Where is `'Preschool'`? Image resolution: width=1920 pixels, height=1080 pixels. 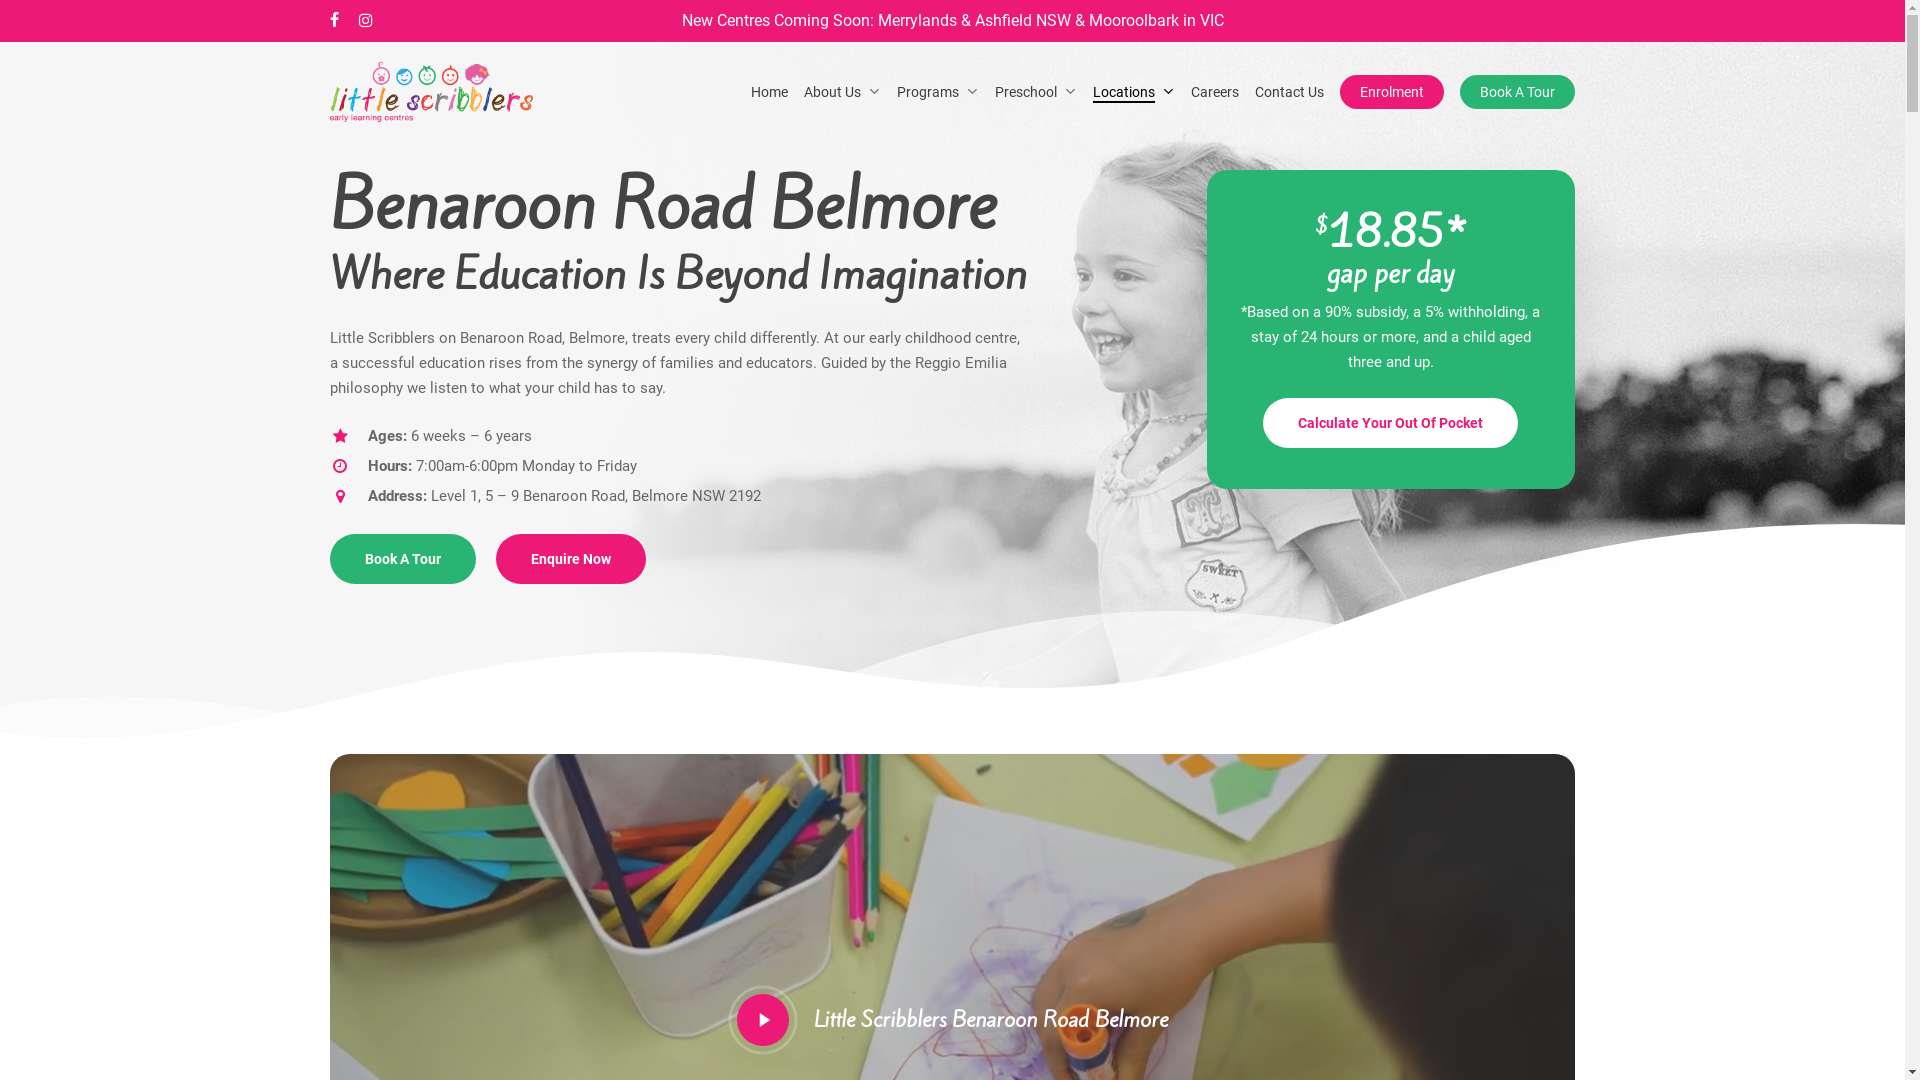 'Preschool' is located at coordinates (1036, 92).